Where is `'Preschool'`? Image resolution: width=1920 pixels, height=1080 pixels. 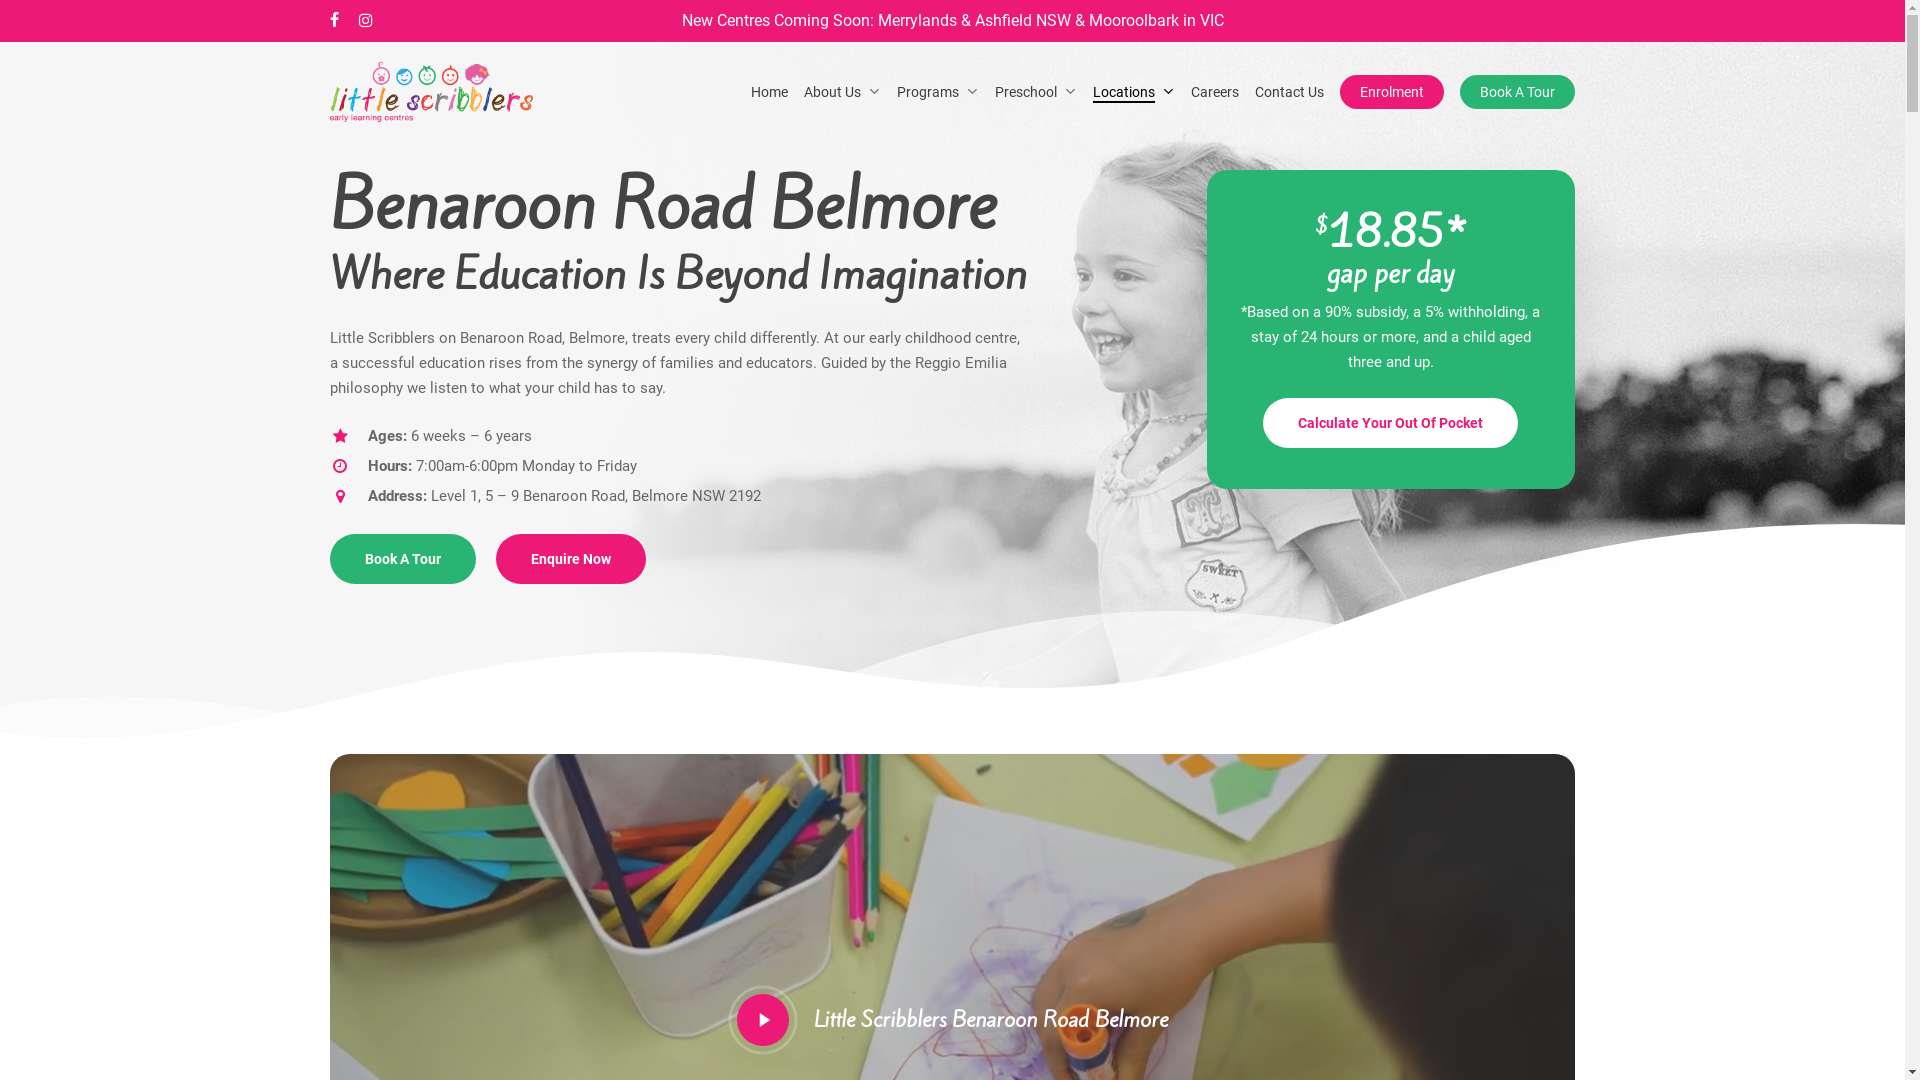 'Preschool' is located at coordinates (1036, 92).